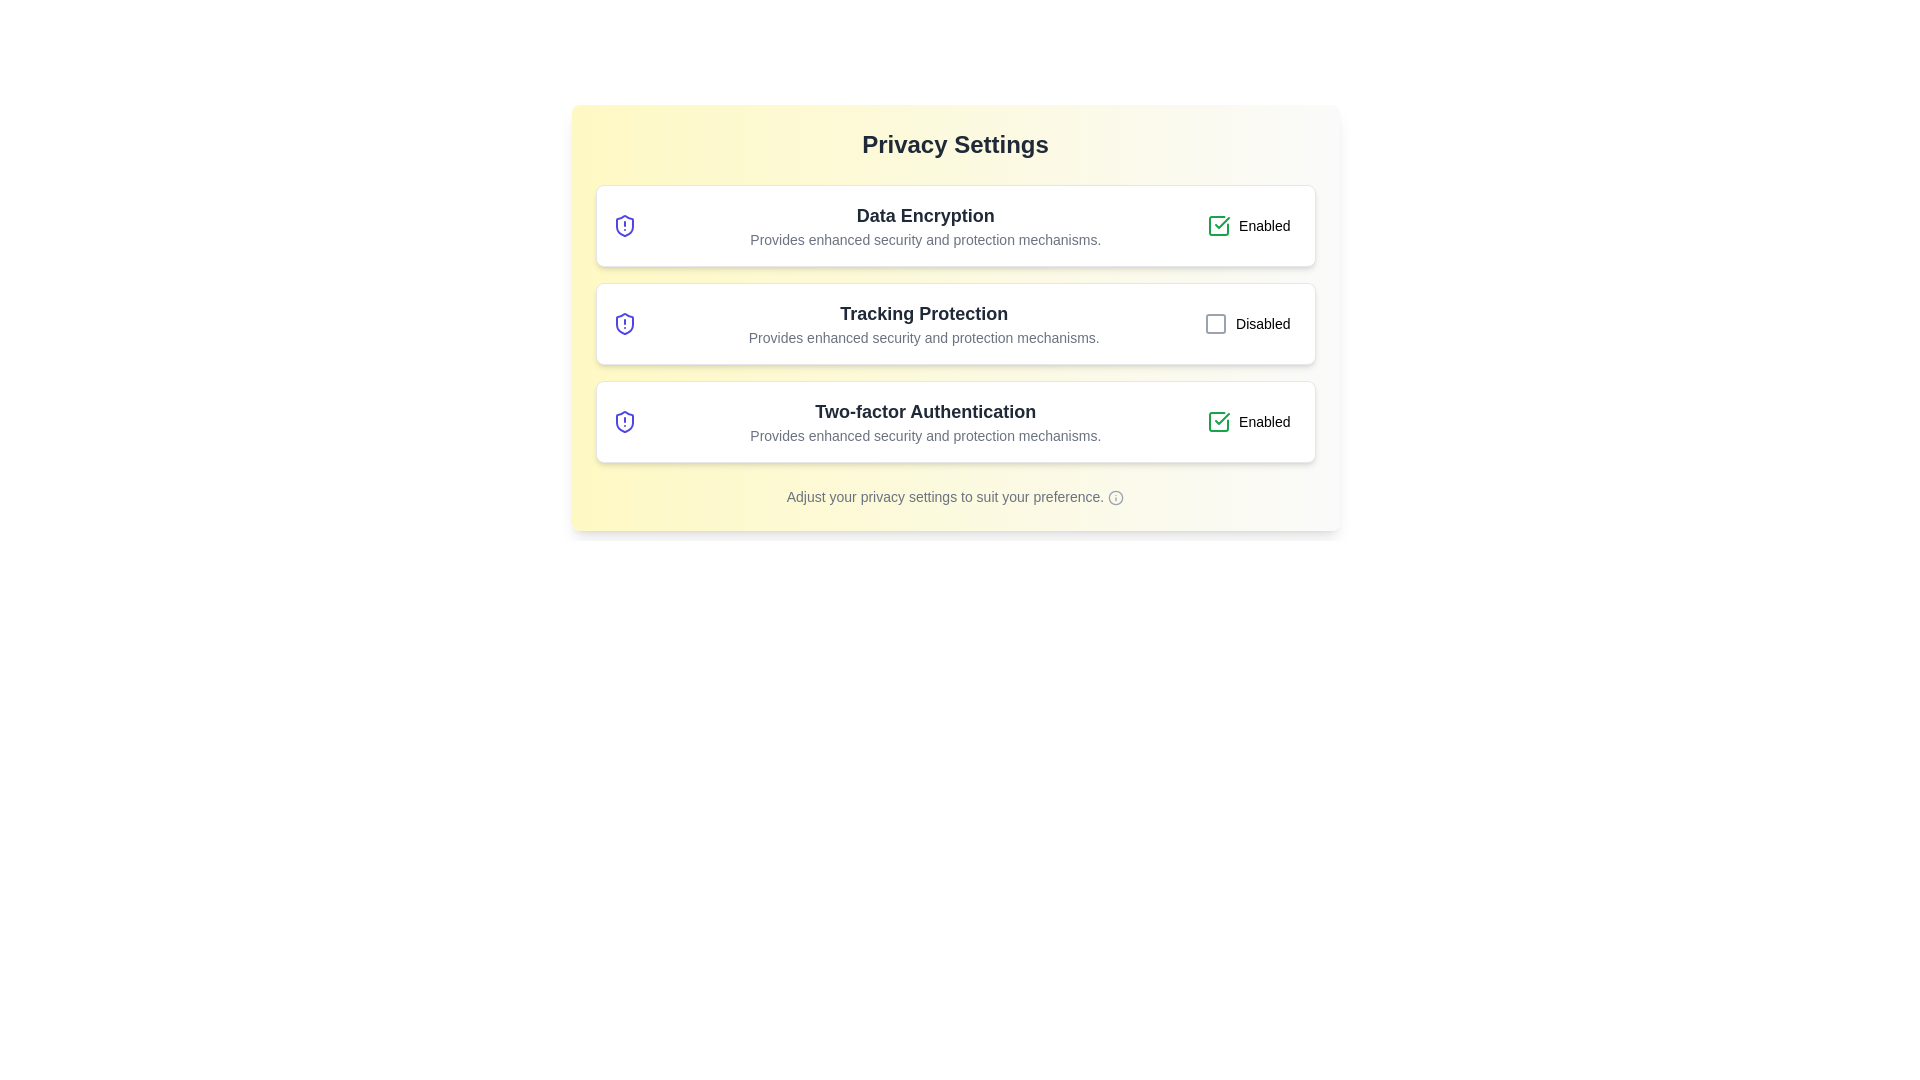  Describe the element at coordinates (1247, 420) in the screenshot. I see `the Toggle indicator for 'Two-factor Authentication'` at that location.